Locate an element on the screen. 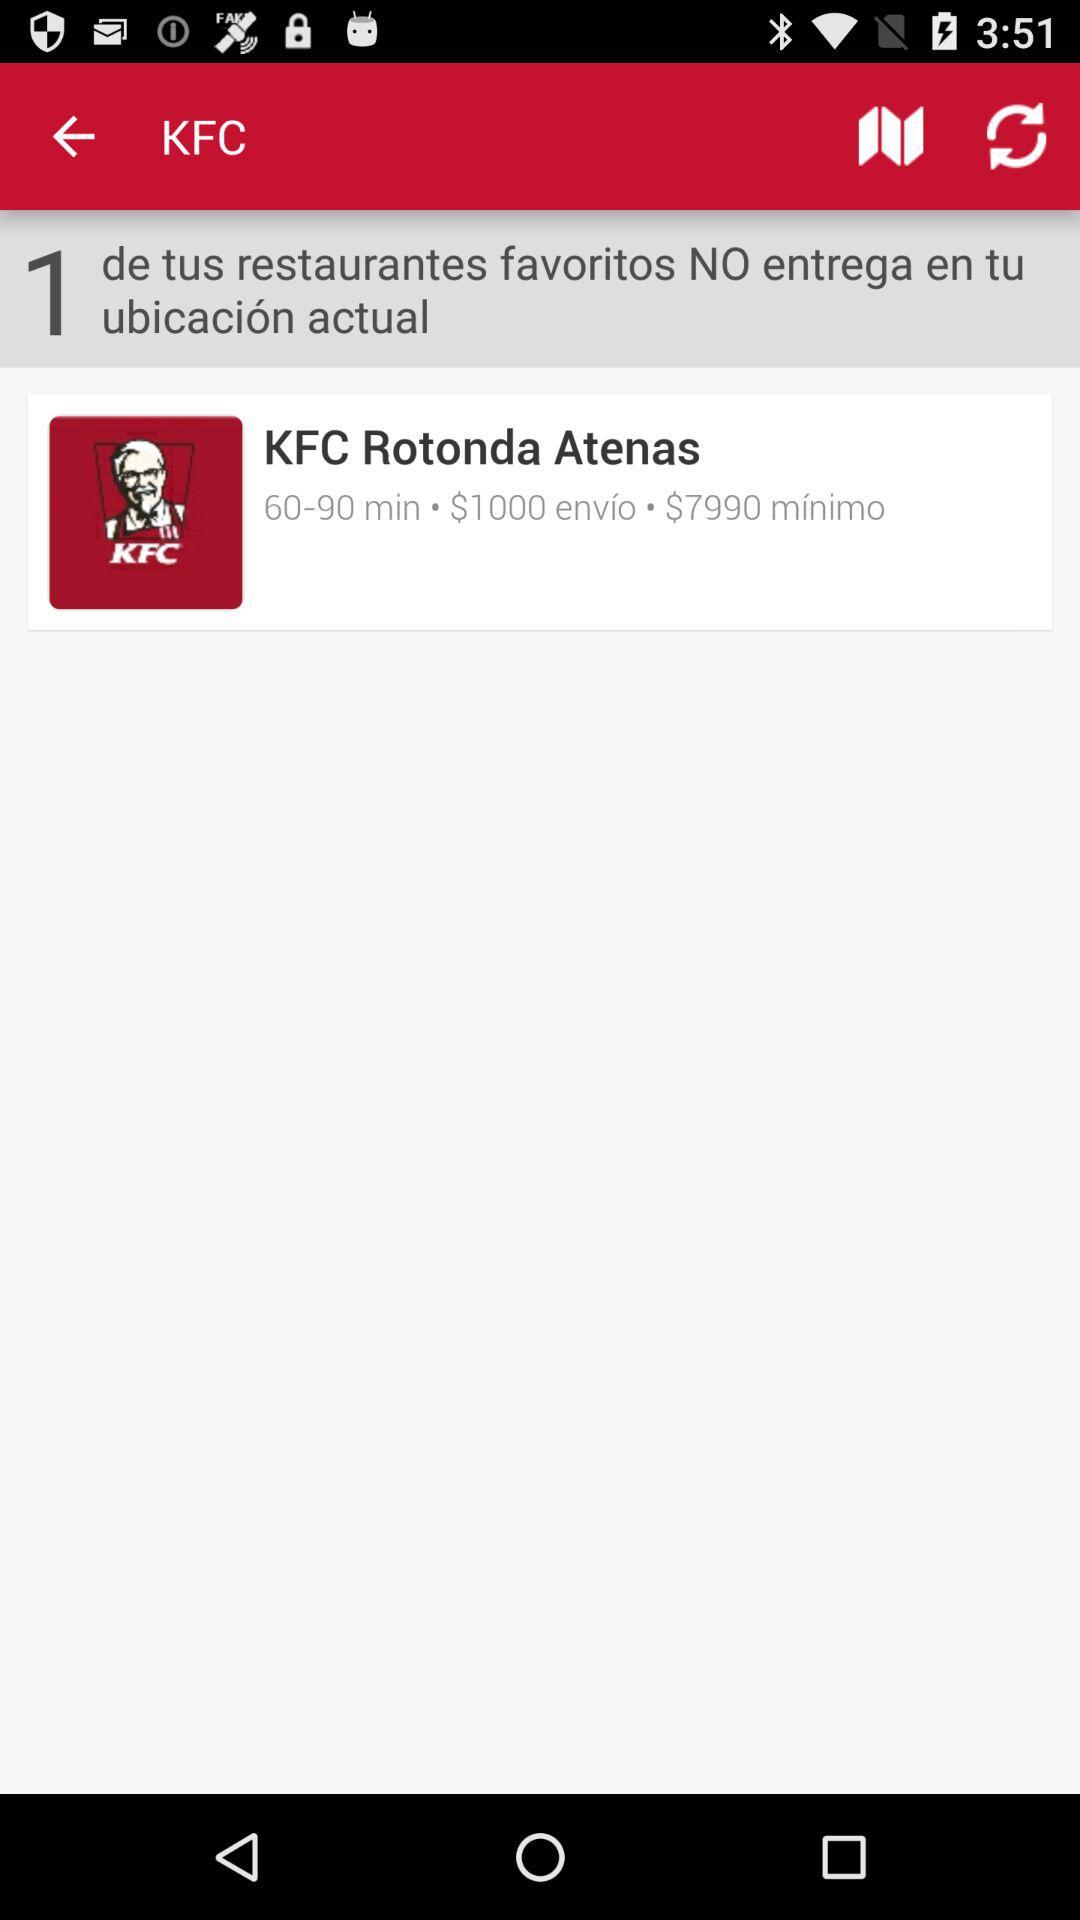 The width and height of the screenshot is (1080, 1920). 1 item is located at coordinates (51, 287).